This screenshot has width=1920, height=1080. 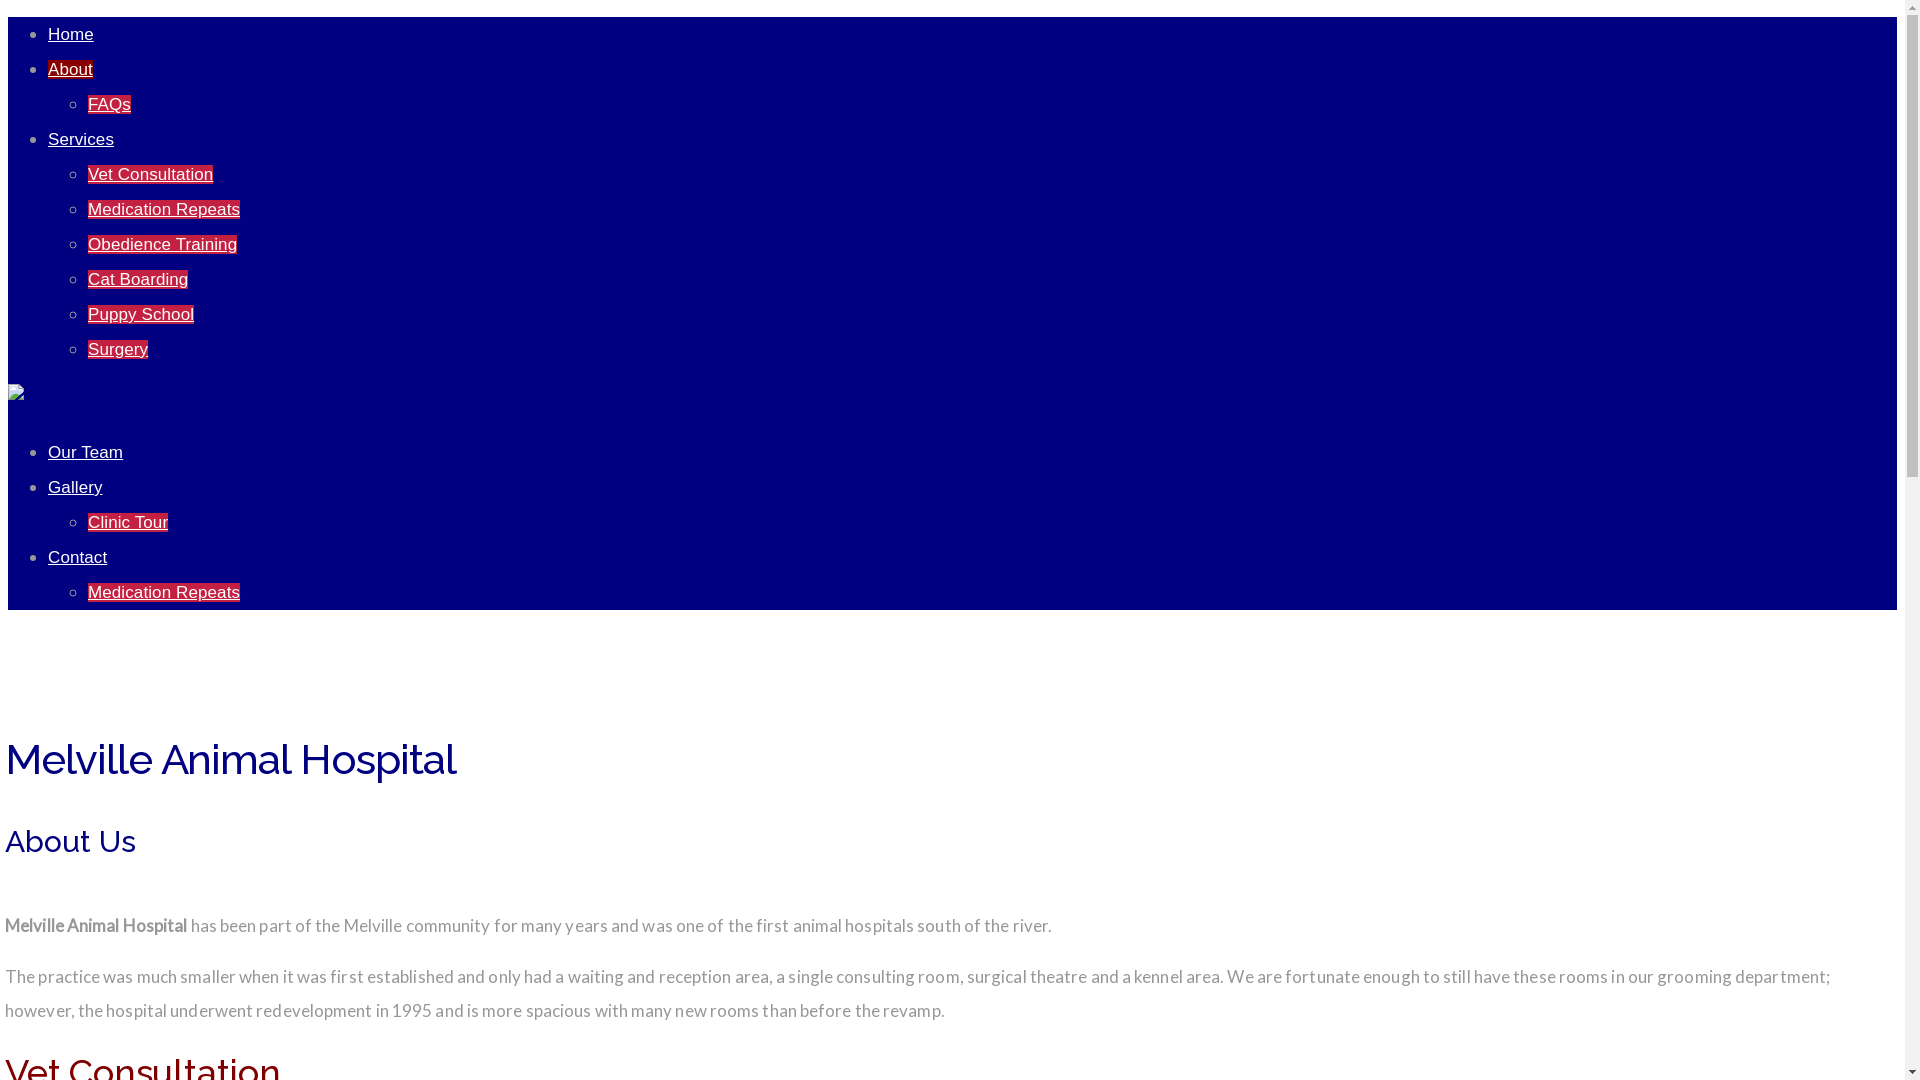 What do you see at coordinates (75, 487) in the screenshot?
I see `'Gallery'` at bounding box center [75, 487].